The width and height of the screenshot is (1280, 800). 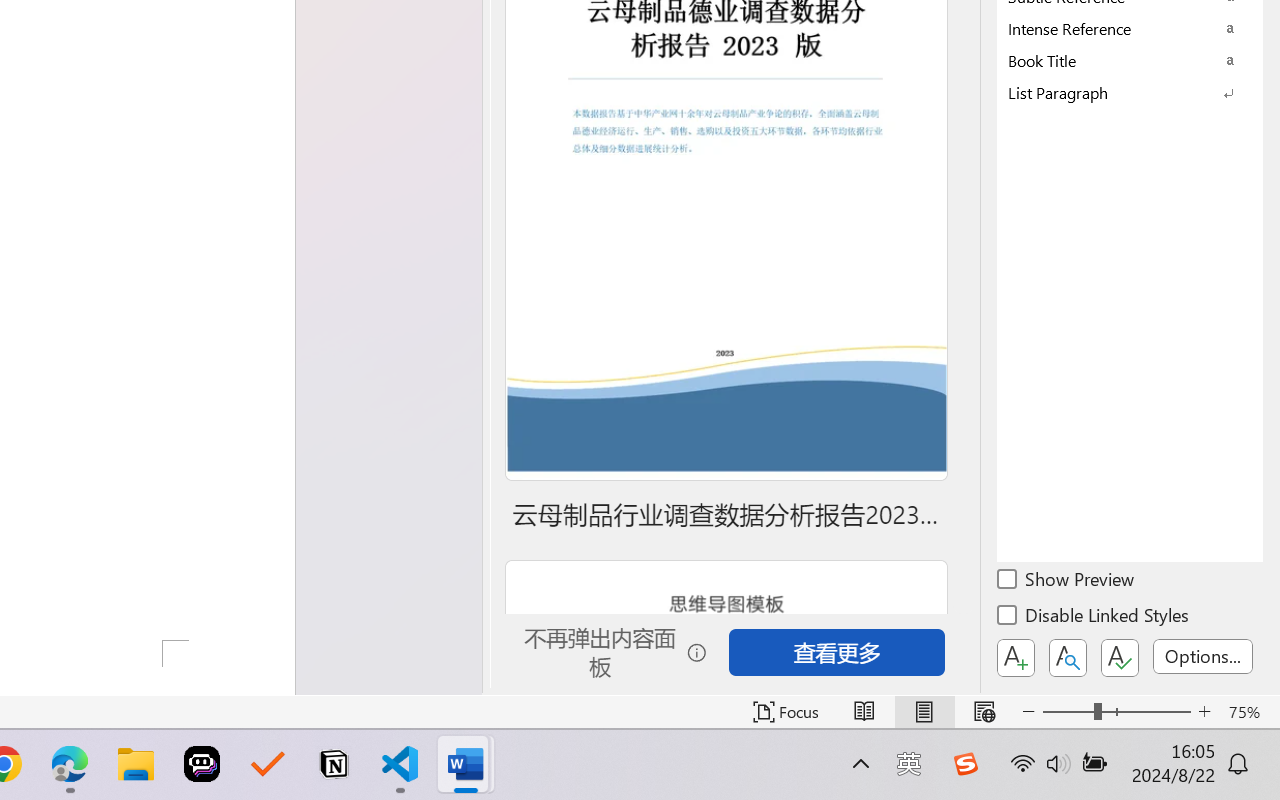 I want to click on 'Intense Reference', so click(x=1130, y=28).